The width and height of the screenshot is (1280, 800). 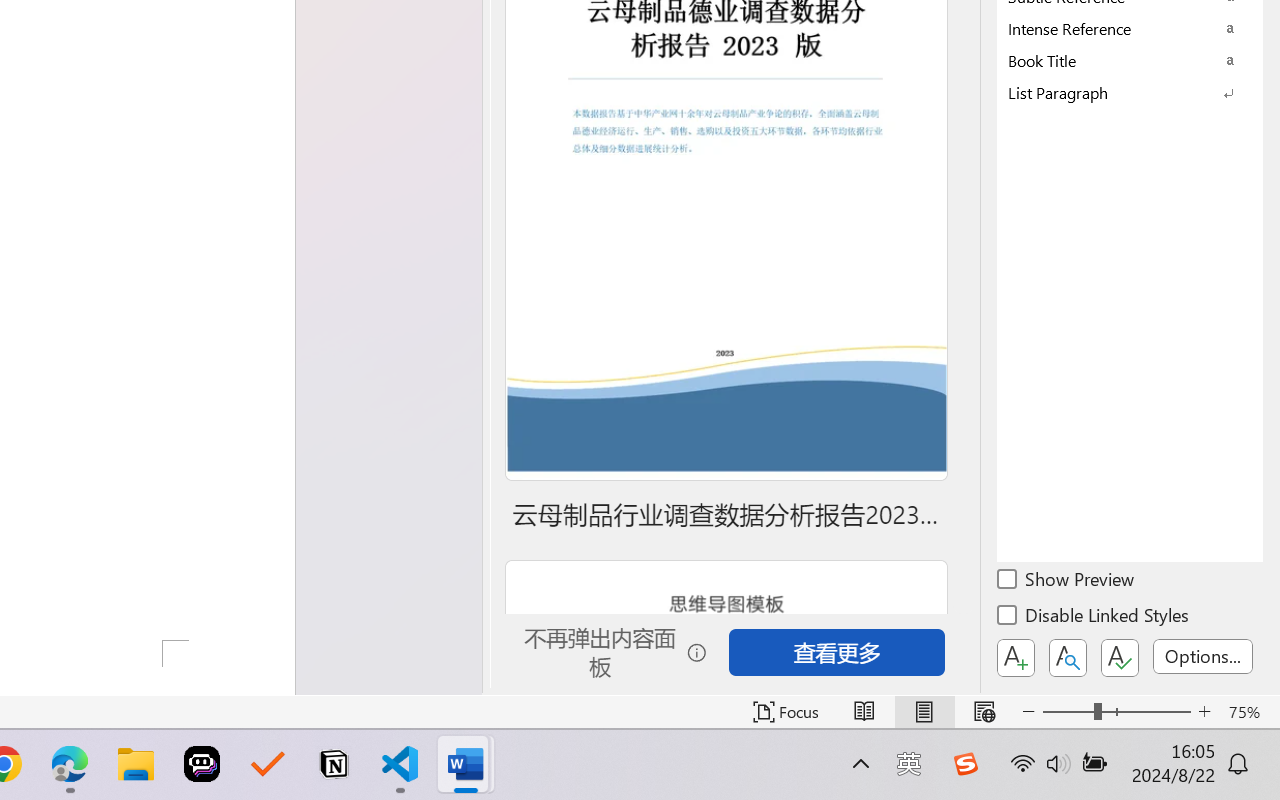 I want to click on 'Intense Reference', so click(x=1130, y=28).